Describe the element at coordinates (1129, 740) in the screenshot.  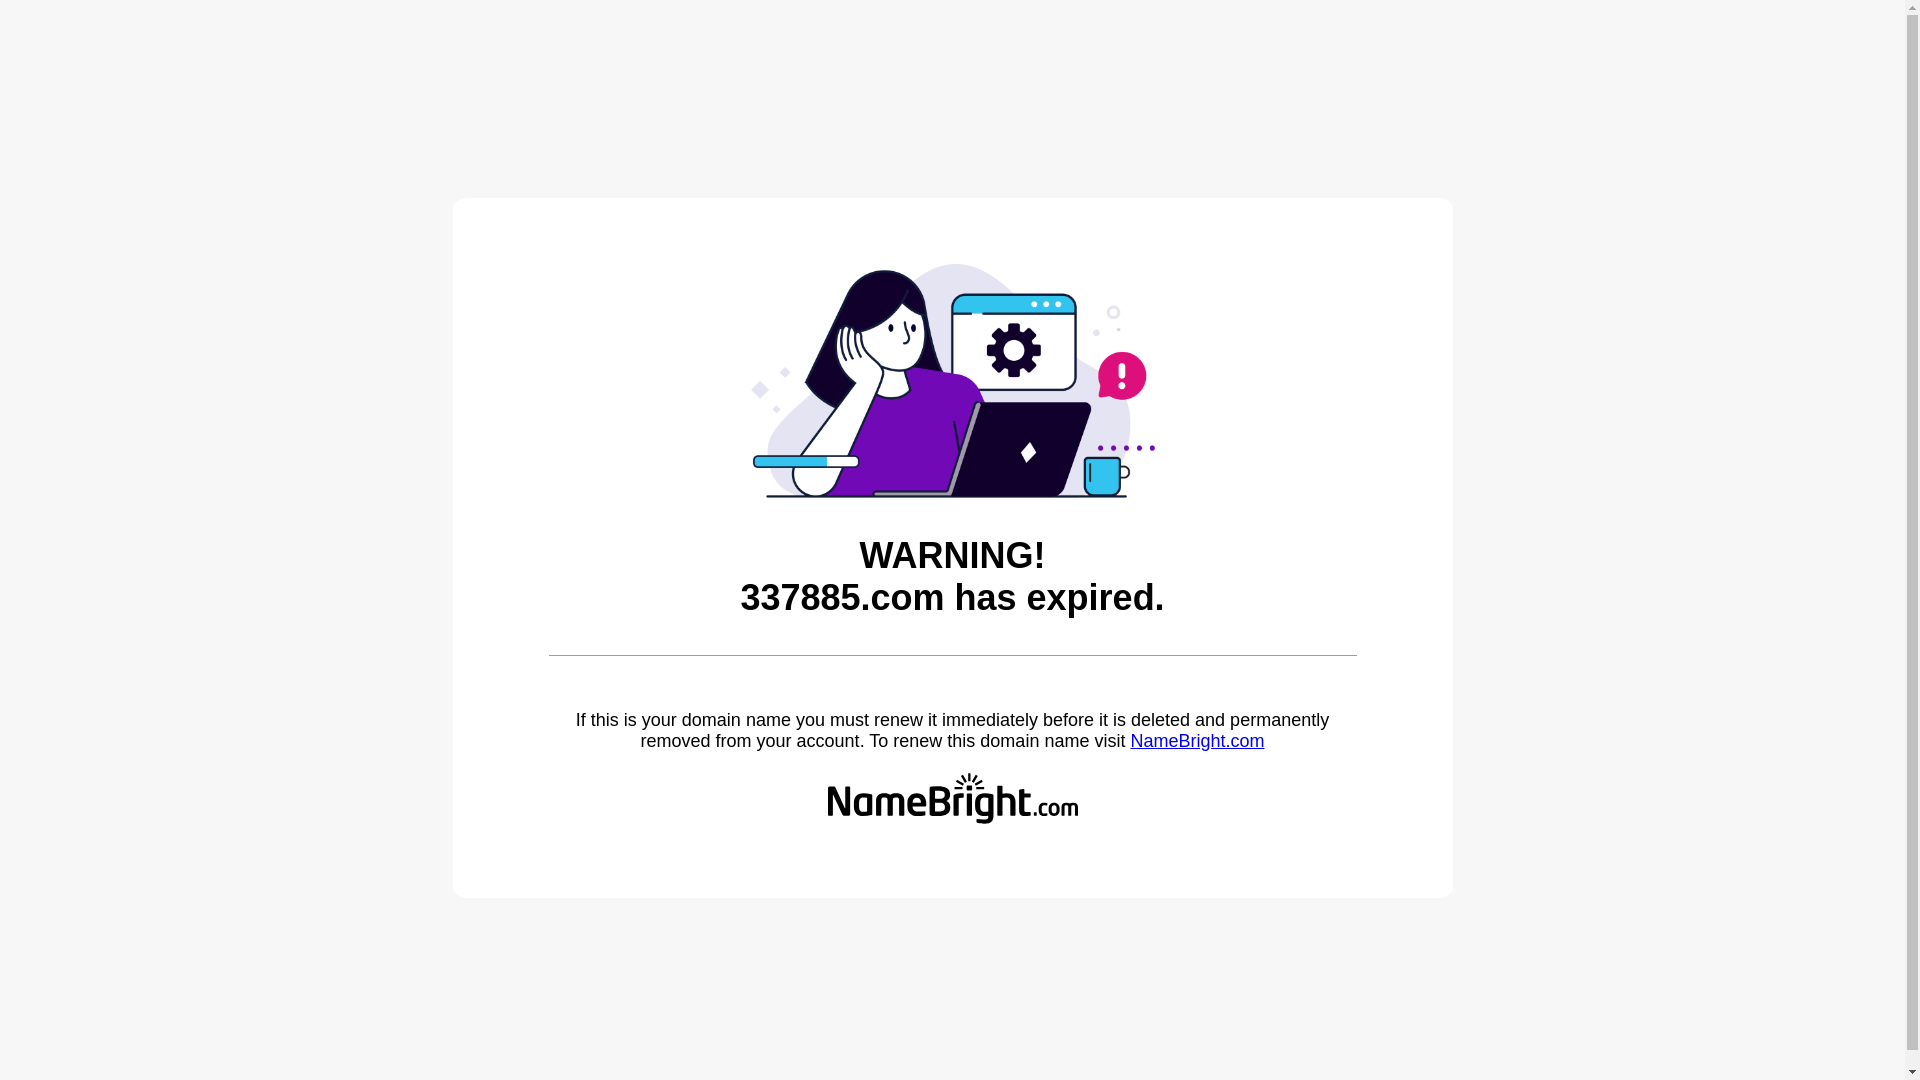
I see `'NameBright.com'` at that location.